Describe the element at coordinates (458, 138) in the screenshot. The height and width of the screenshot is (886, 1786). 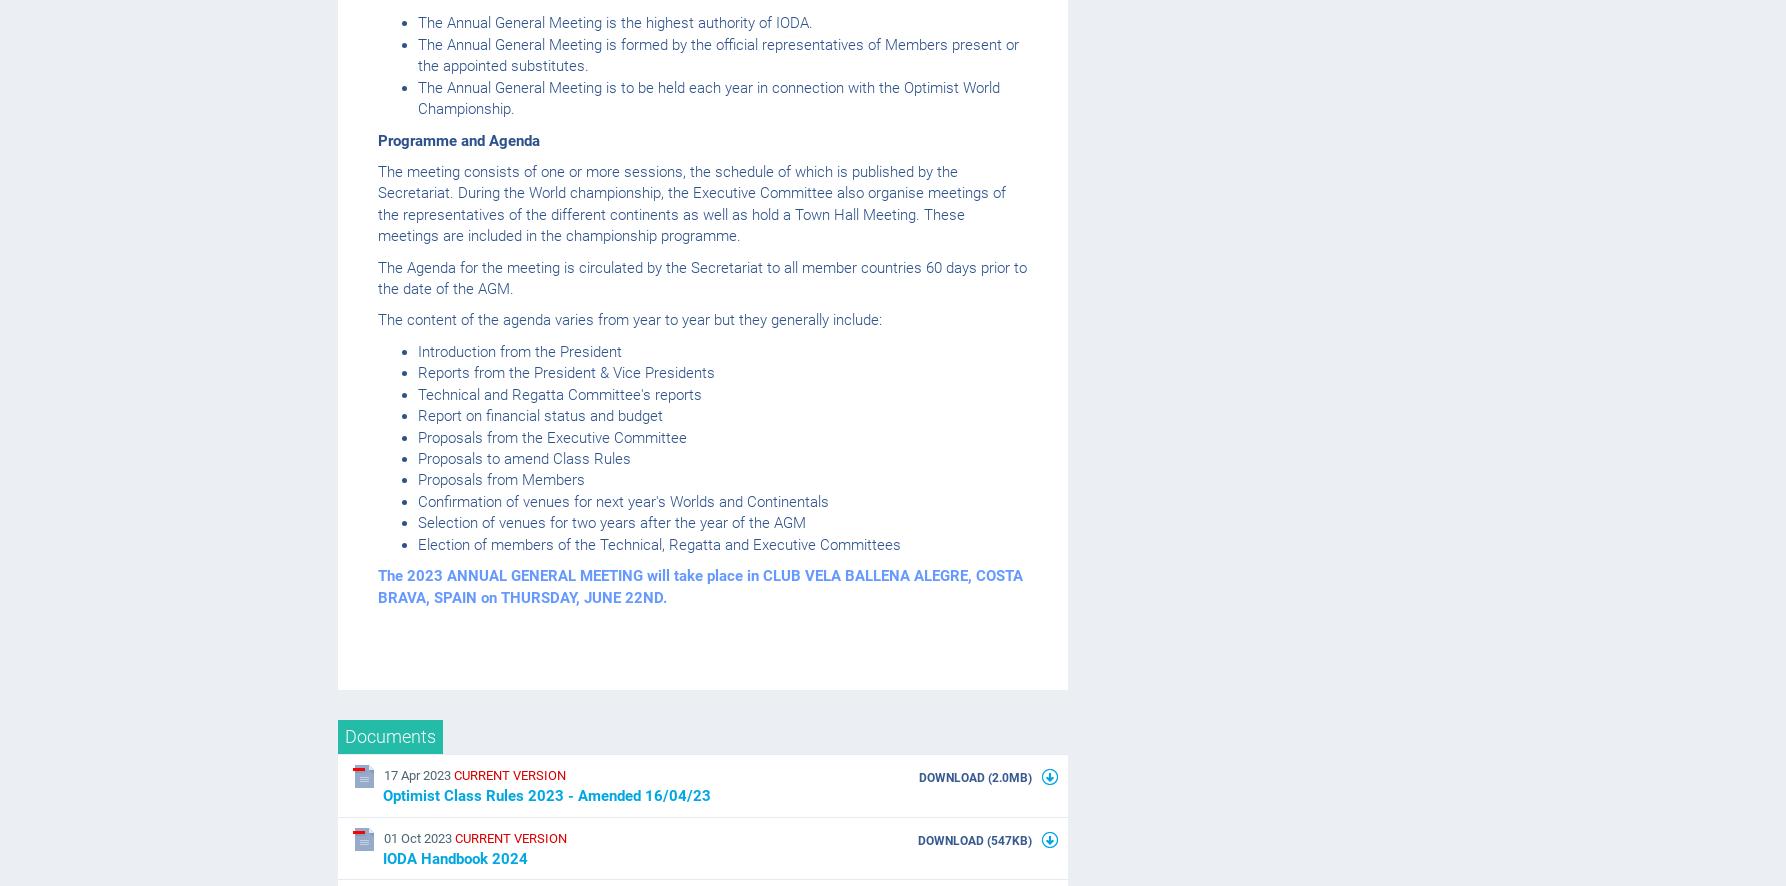
I see `'Programme and Agenda'` at that location.